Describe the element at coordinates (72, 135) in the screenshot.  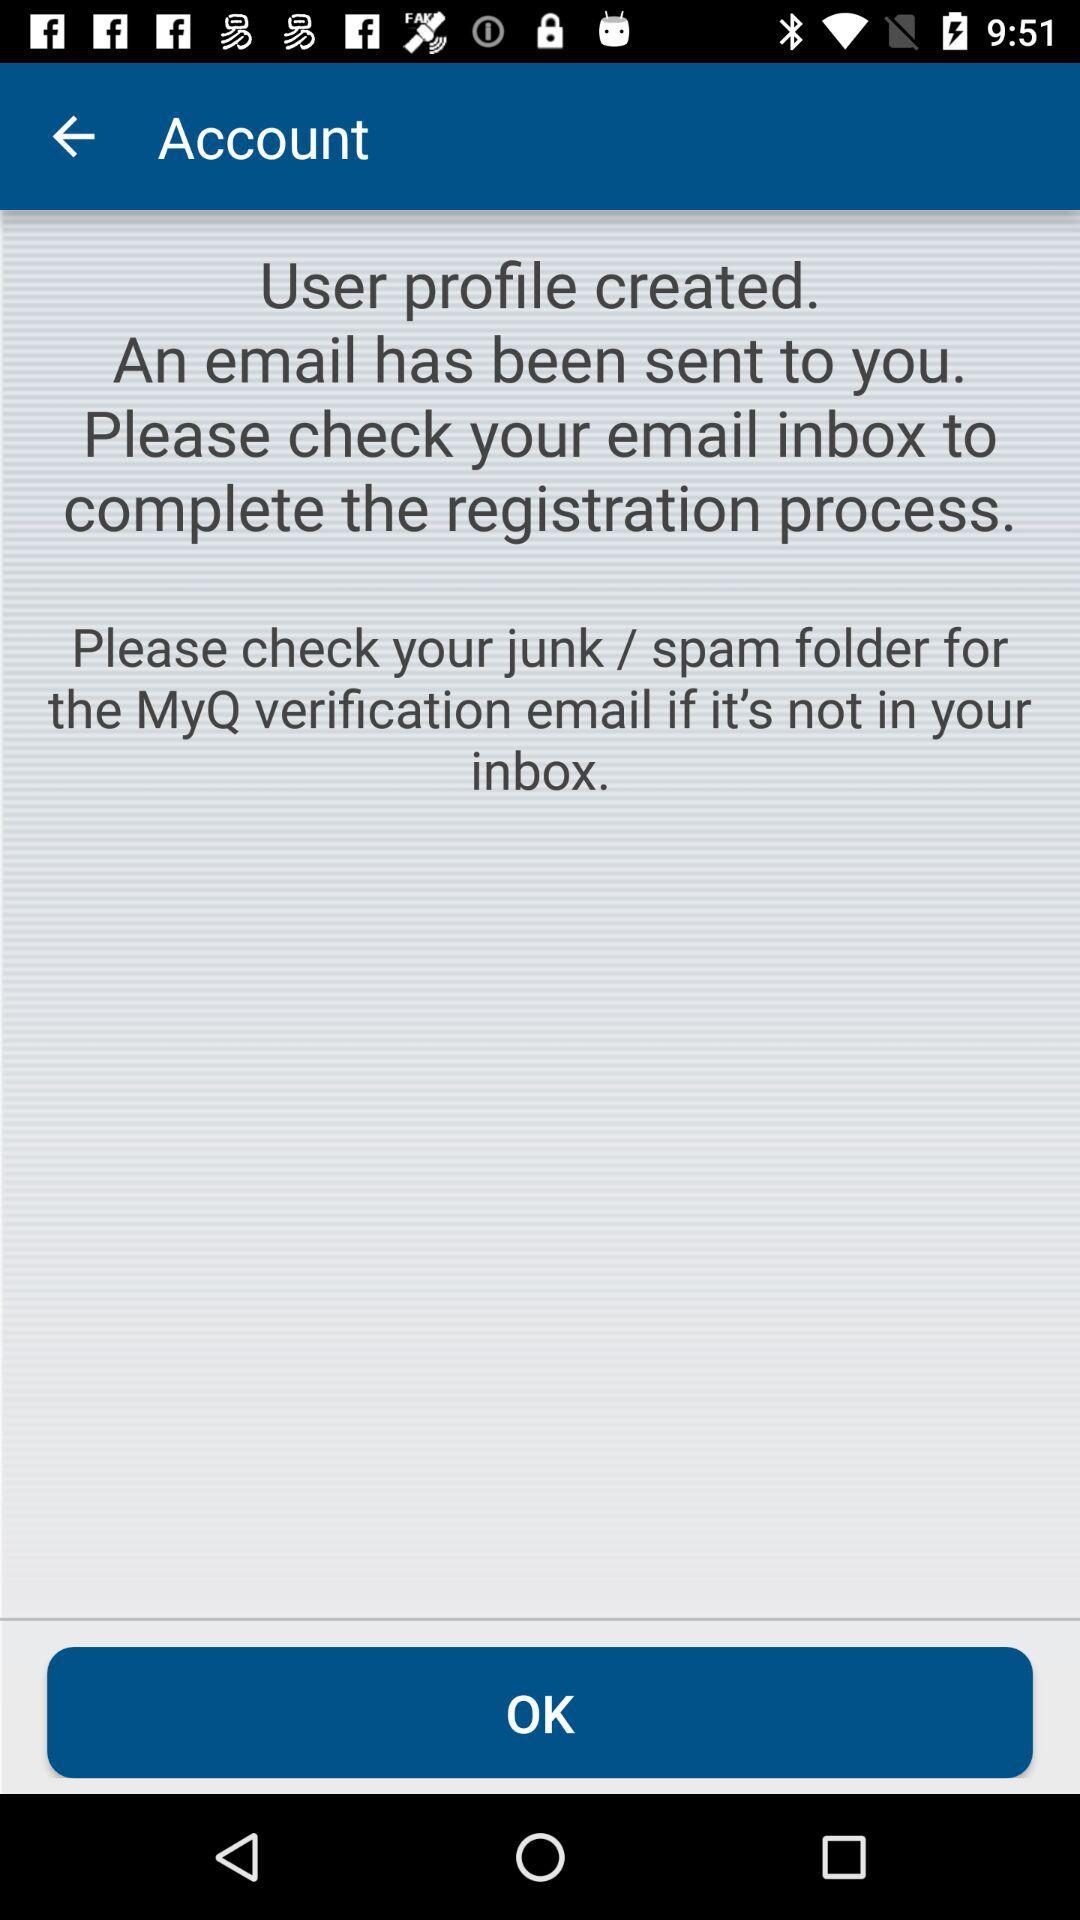
I see `the icon next to the account icon` at that location.